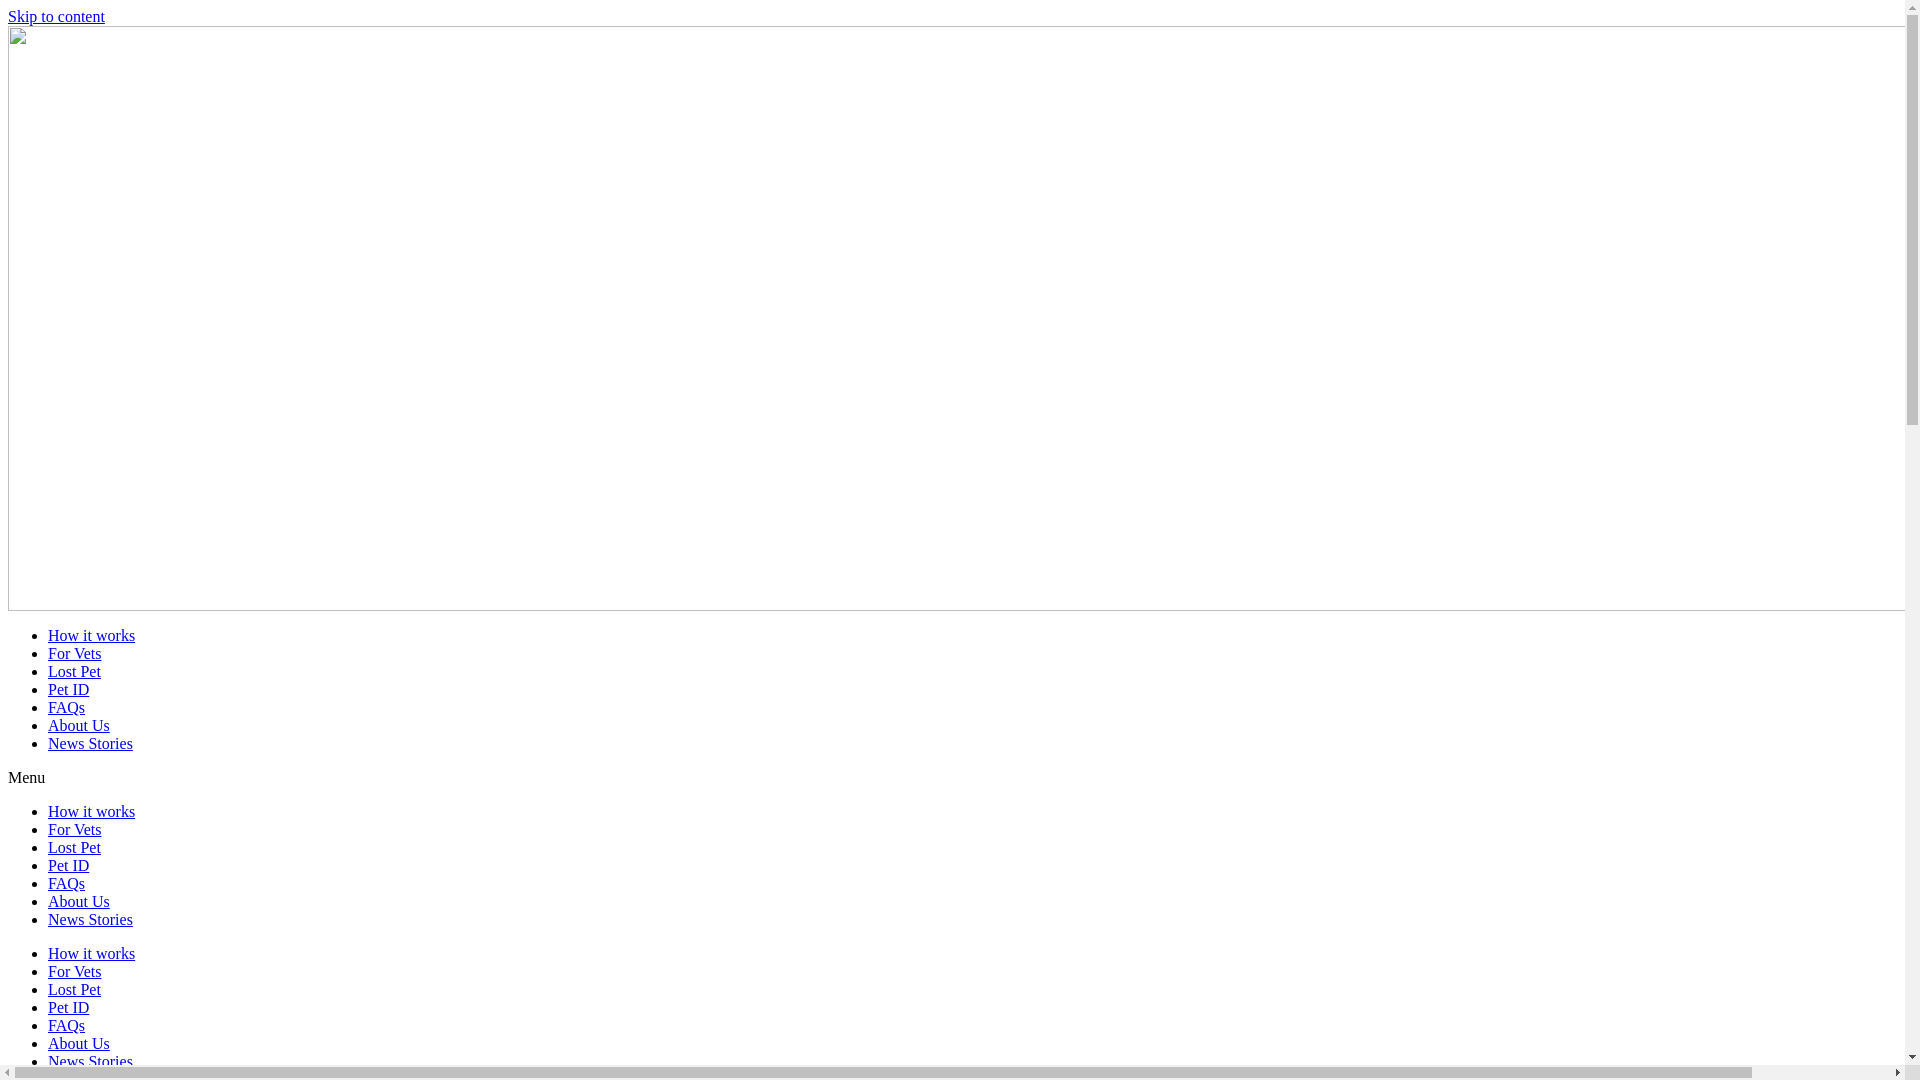  I want to click on 'How it works', so click(90, 952).